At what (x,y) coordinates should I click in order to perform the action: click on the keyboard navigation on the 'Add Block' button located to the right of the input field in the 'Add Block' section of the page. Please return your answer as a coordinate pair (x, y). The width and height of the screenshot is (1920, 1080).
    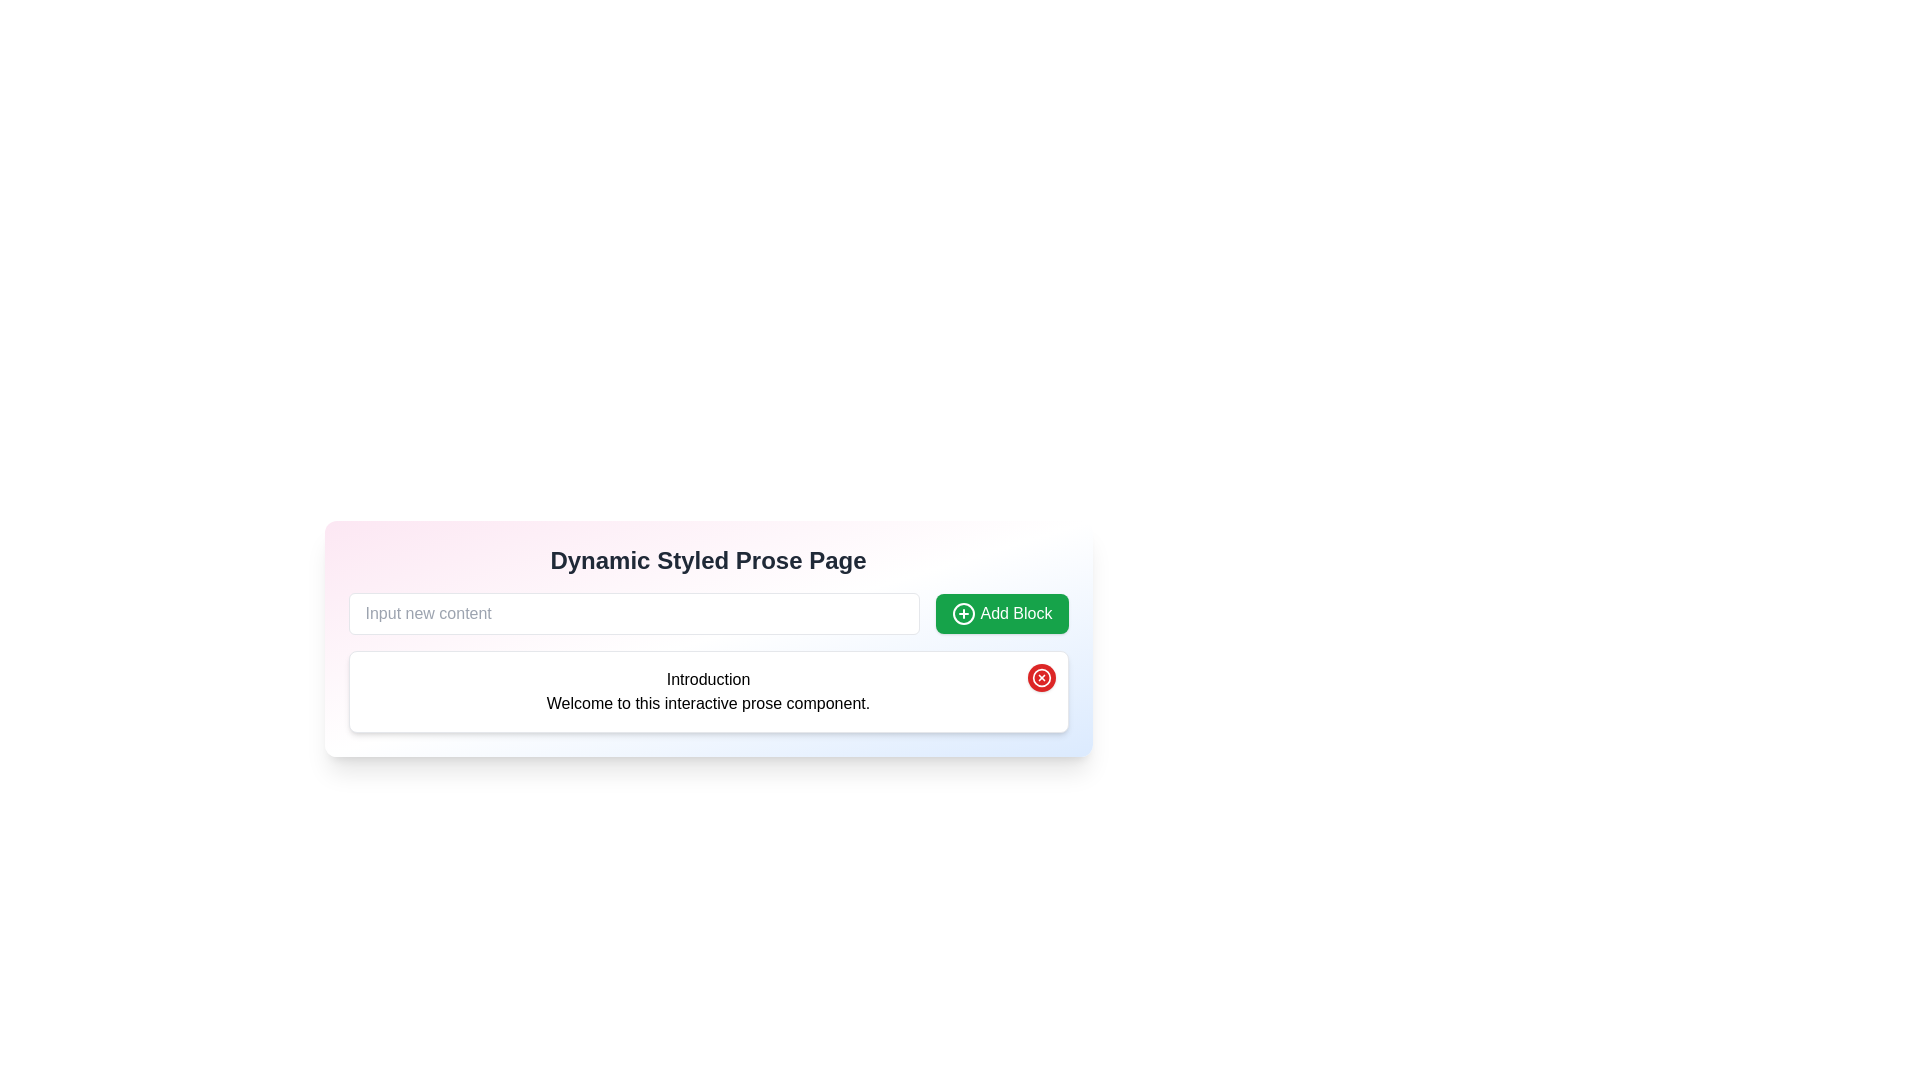
    Looking at the image, I should click on (1002, 612).